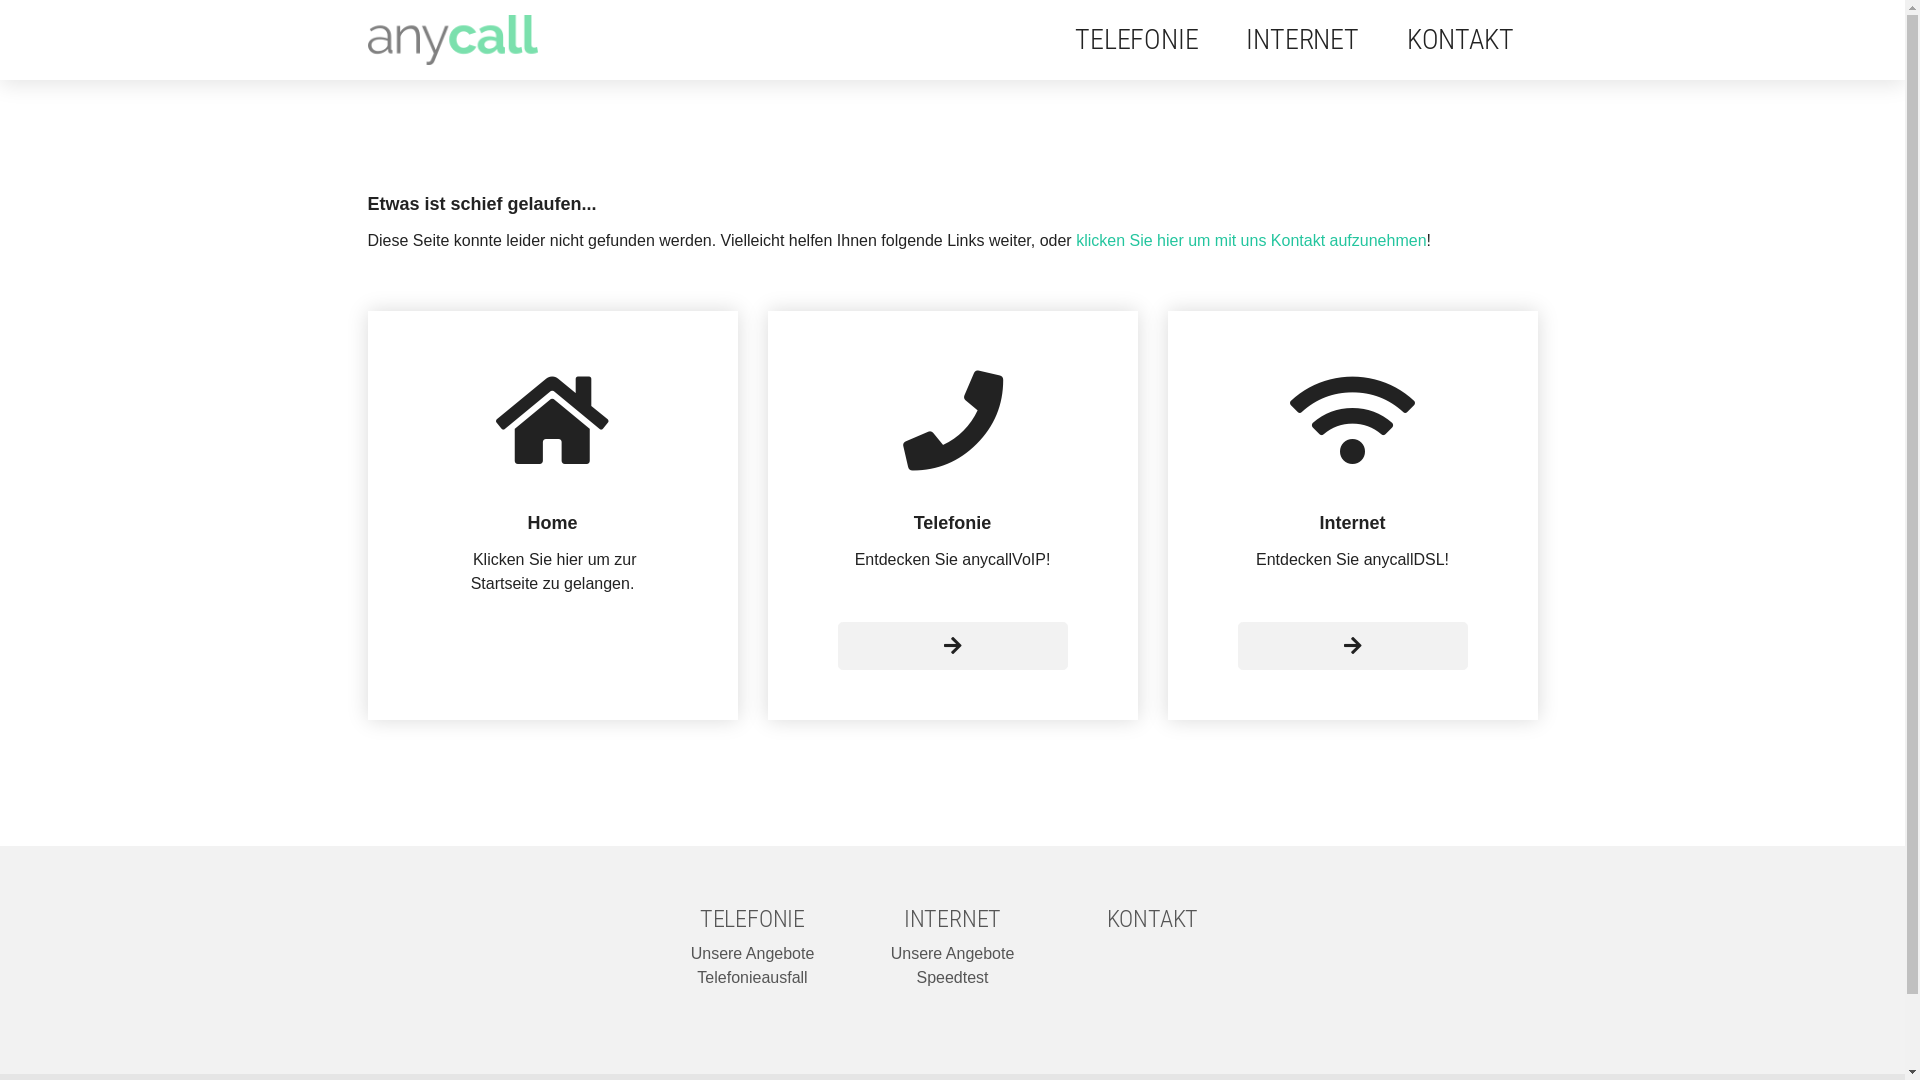  Describe the element at coordinates (1152, 918) in the screenshot. I see `'KONTAKT'` at that location.